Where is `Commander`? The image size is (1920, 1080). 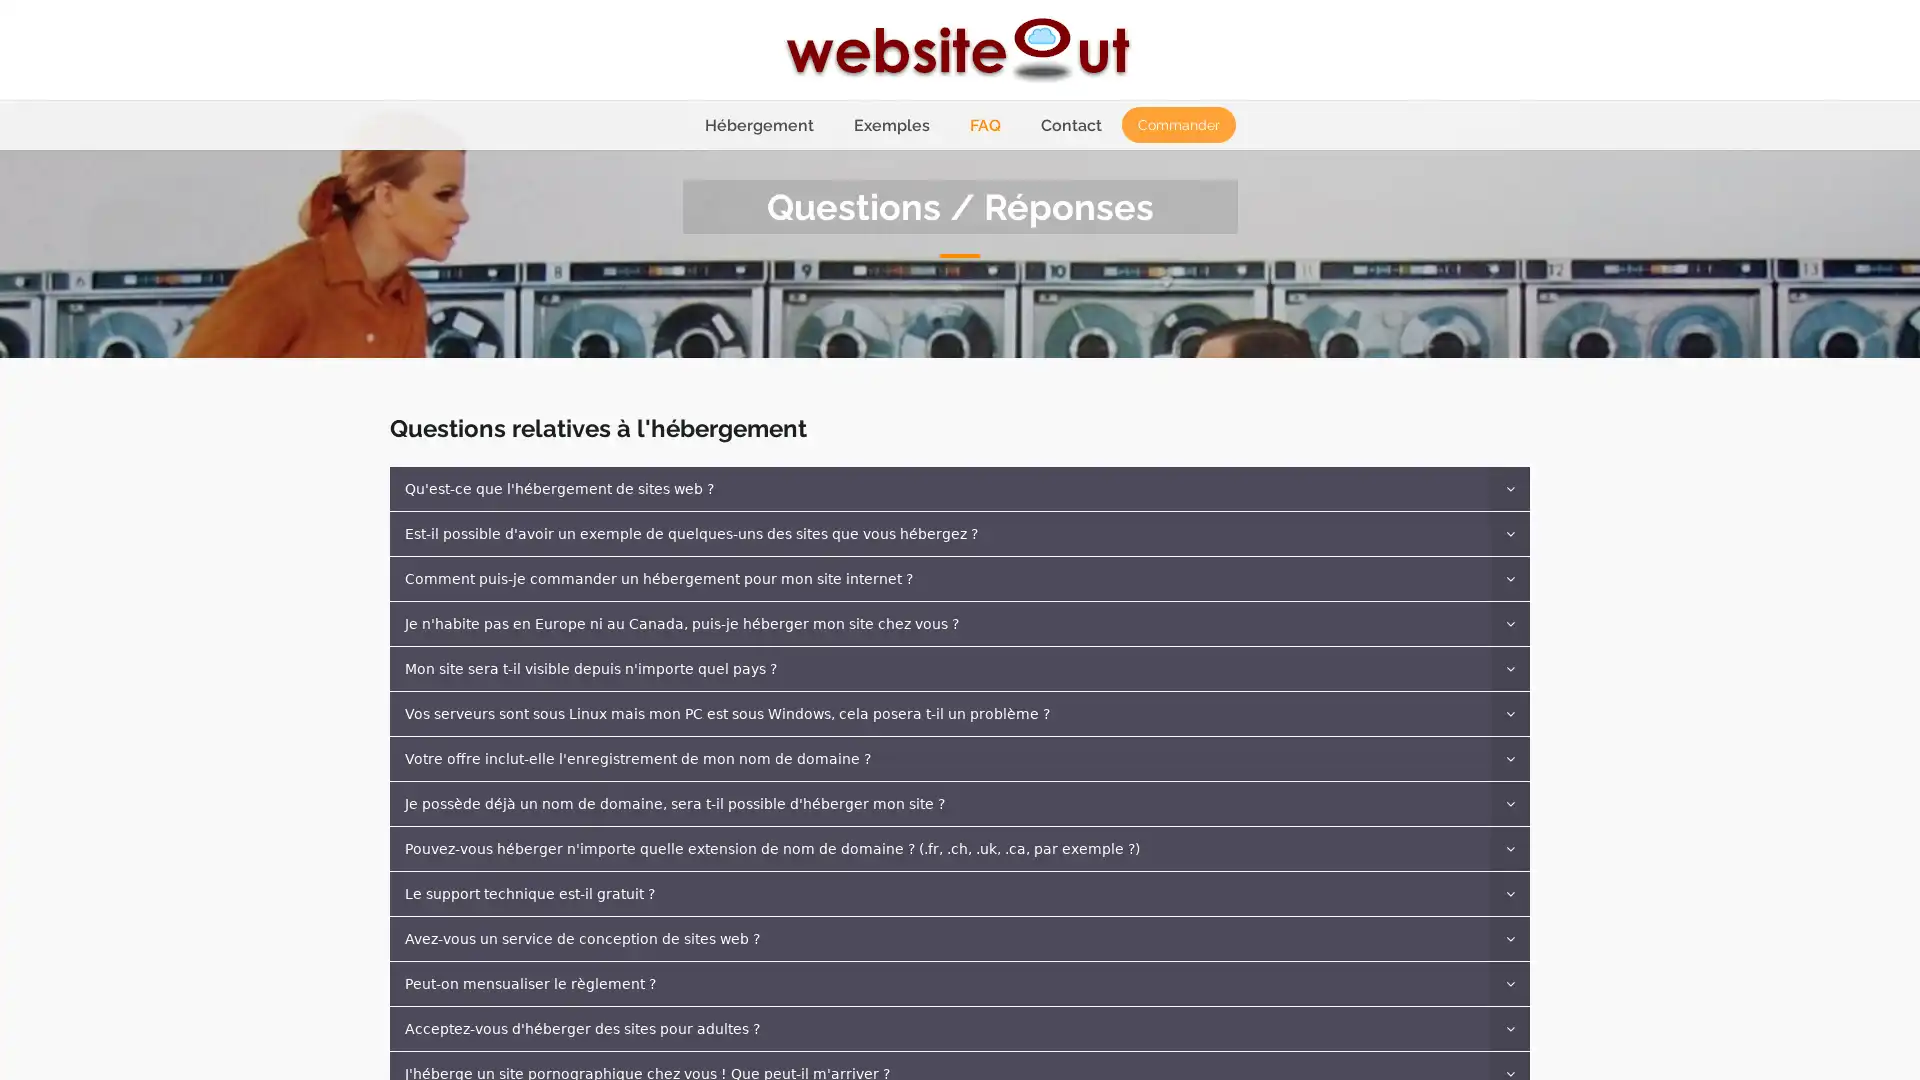
Commander is located at coordinates (1177, 124).